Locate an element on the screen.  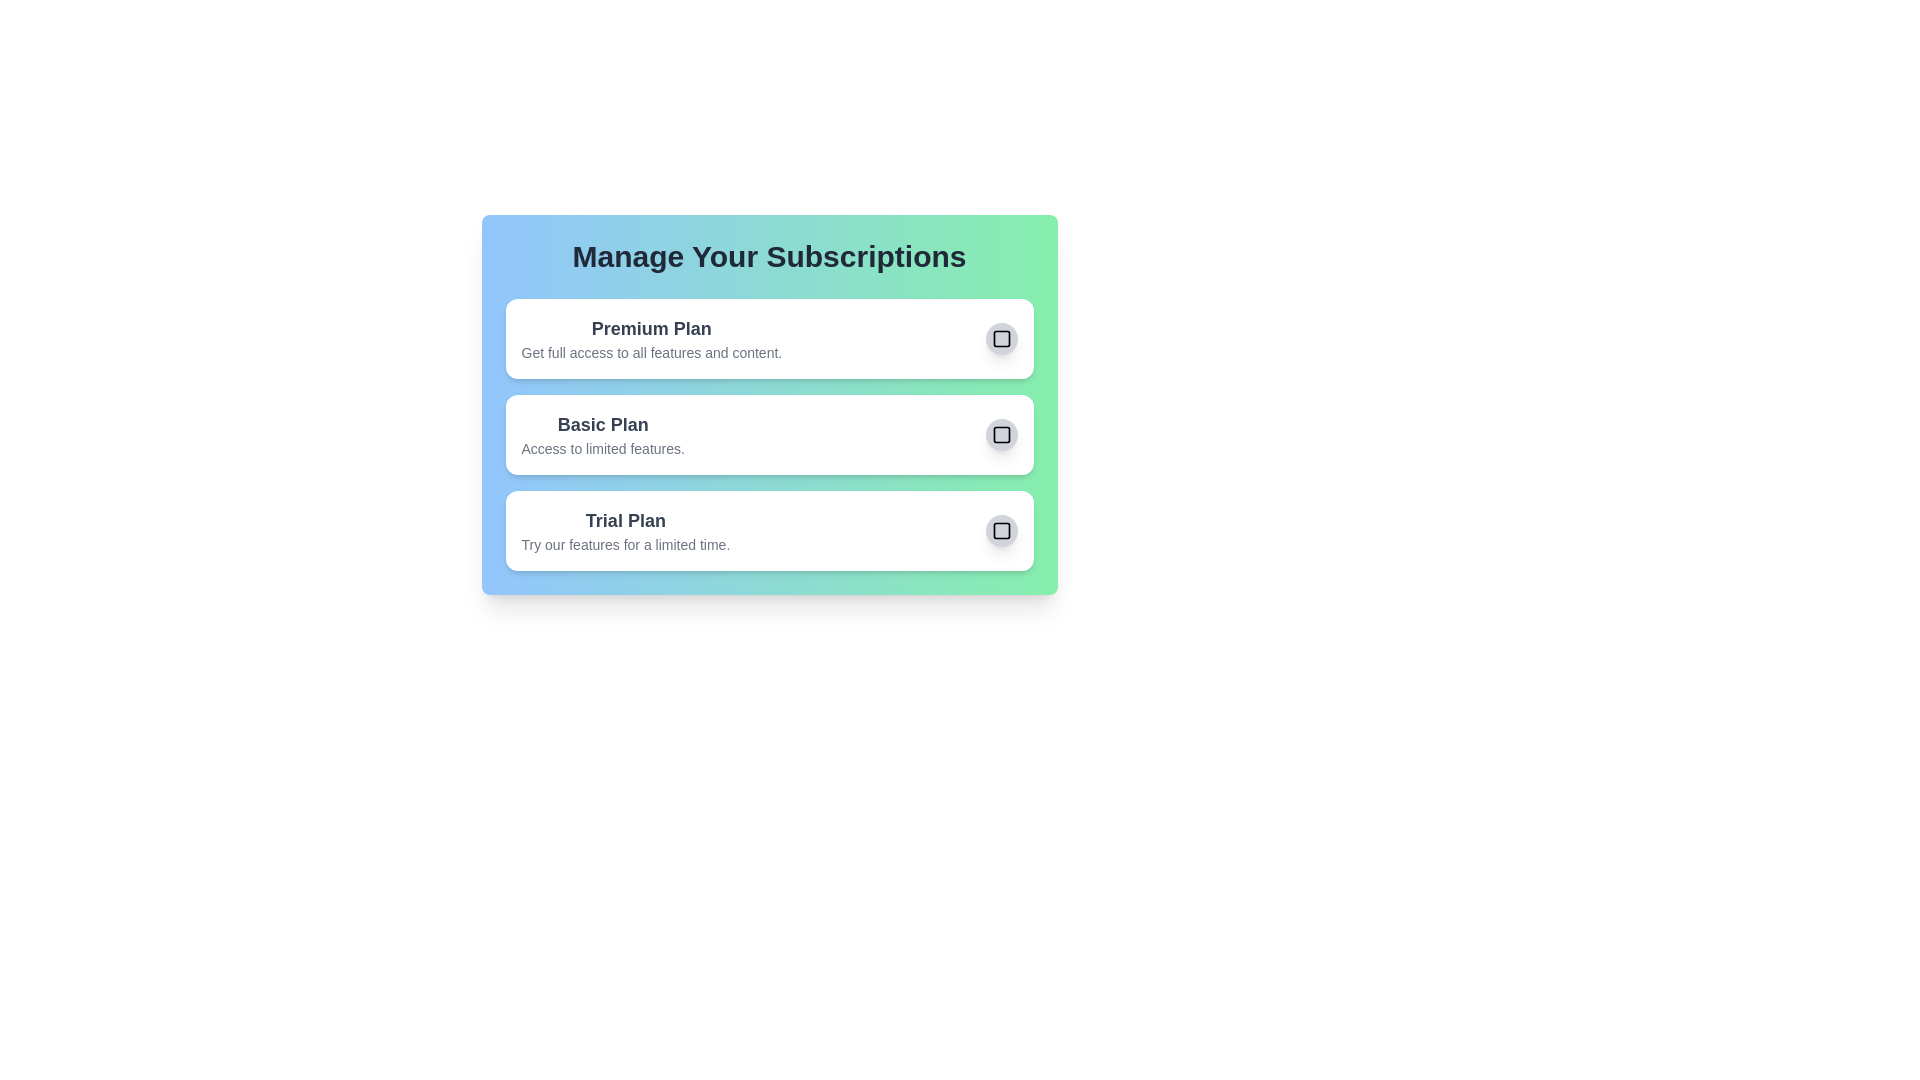
the interactive graphic element located to the far right of the 'Basic Plan' subscription entry to interact with it is located at coordinates (1001, 434).